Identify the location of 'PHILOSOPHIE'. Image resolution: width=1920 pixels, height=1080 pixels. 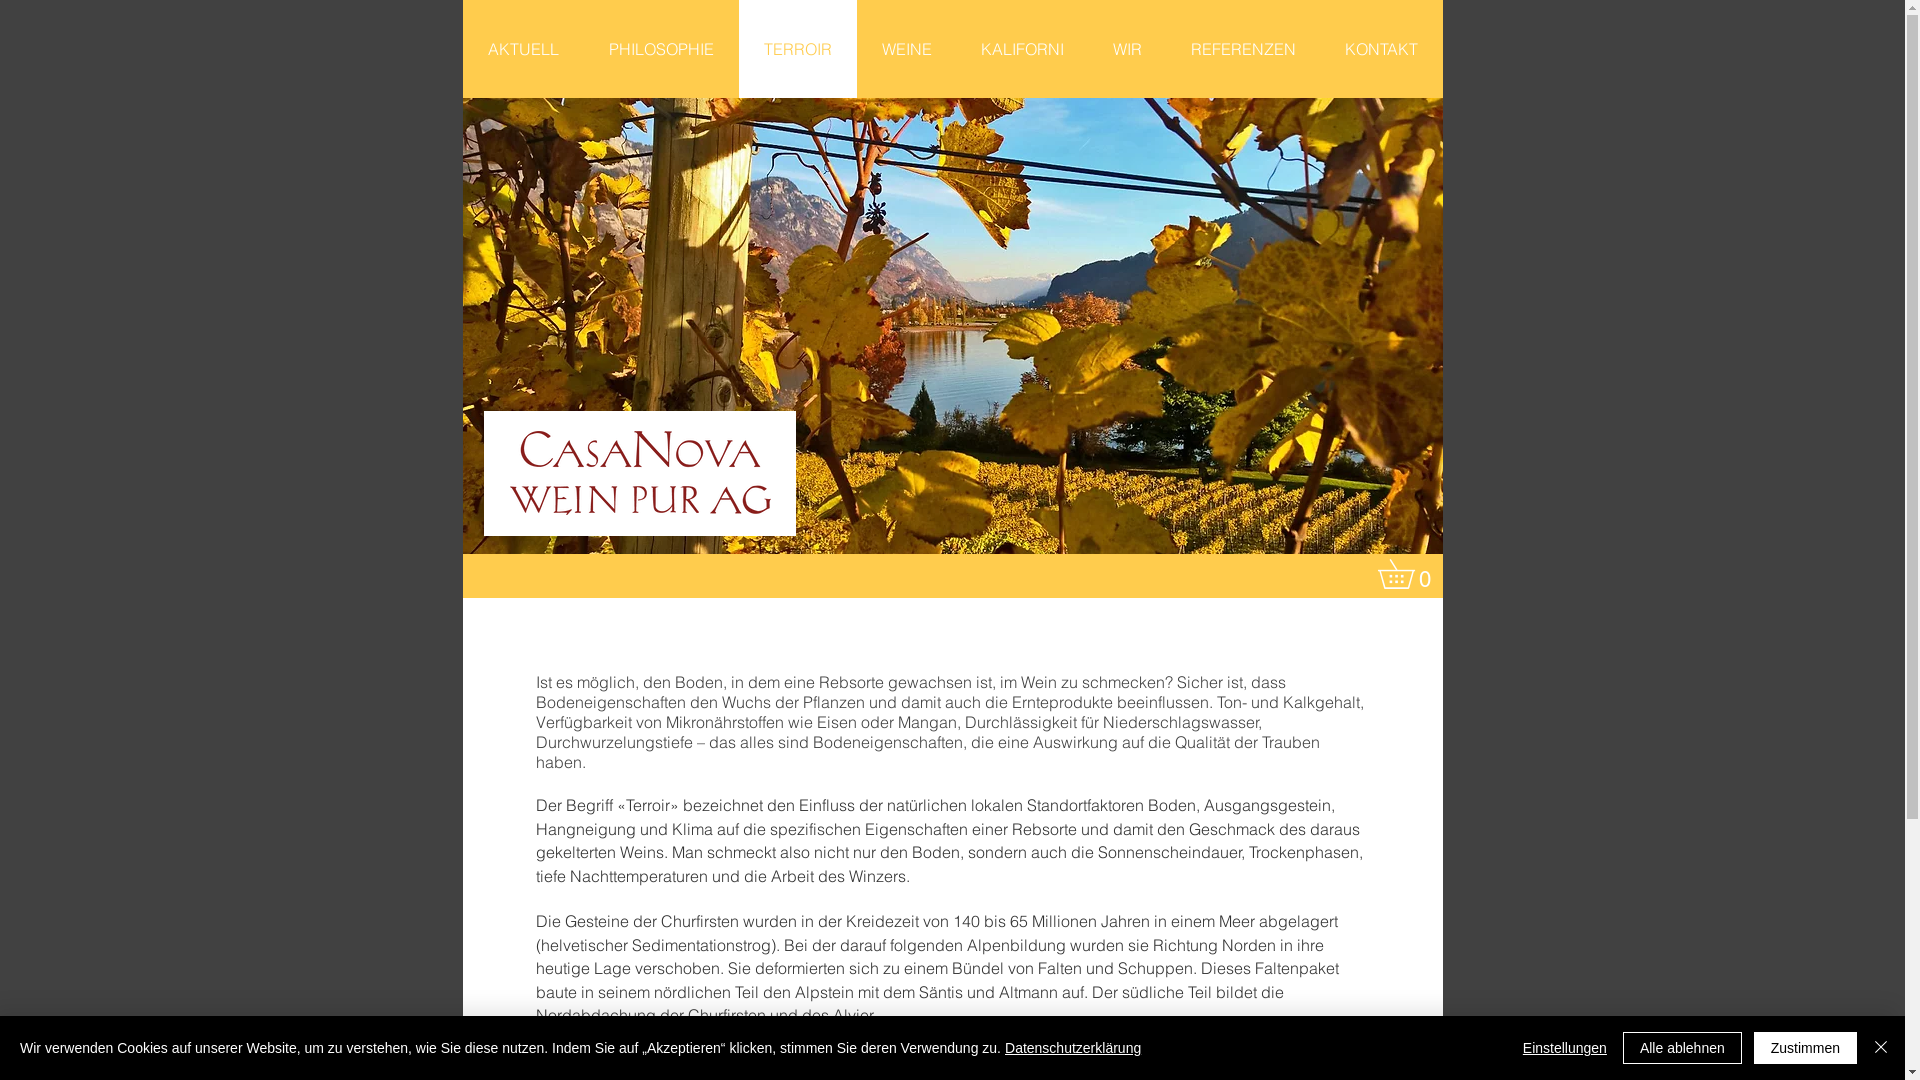
(661, 48).